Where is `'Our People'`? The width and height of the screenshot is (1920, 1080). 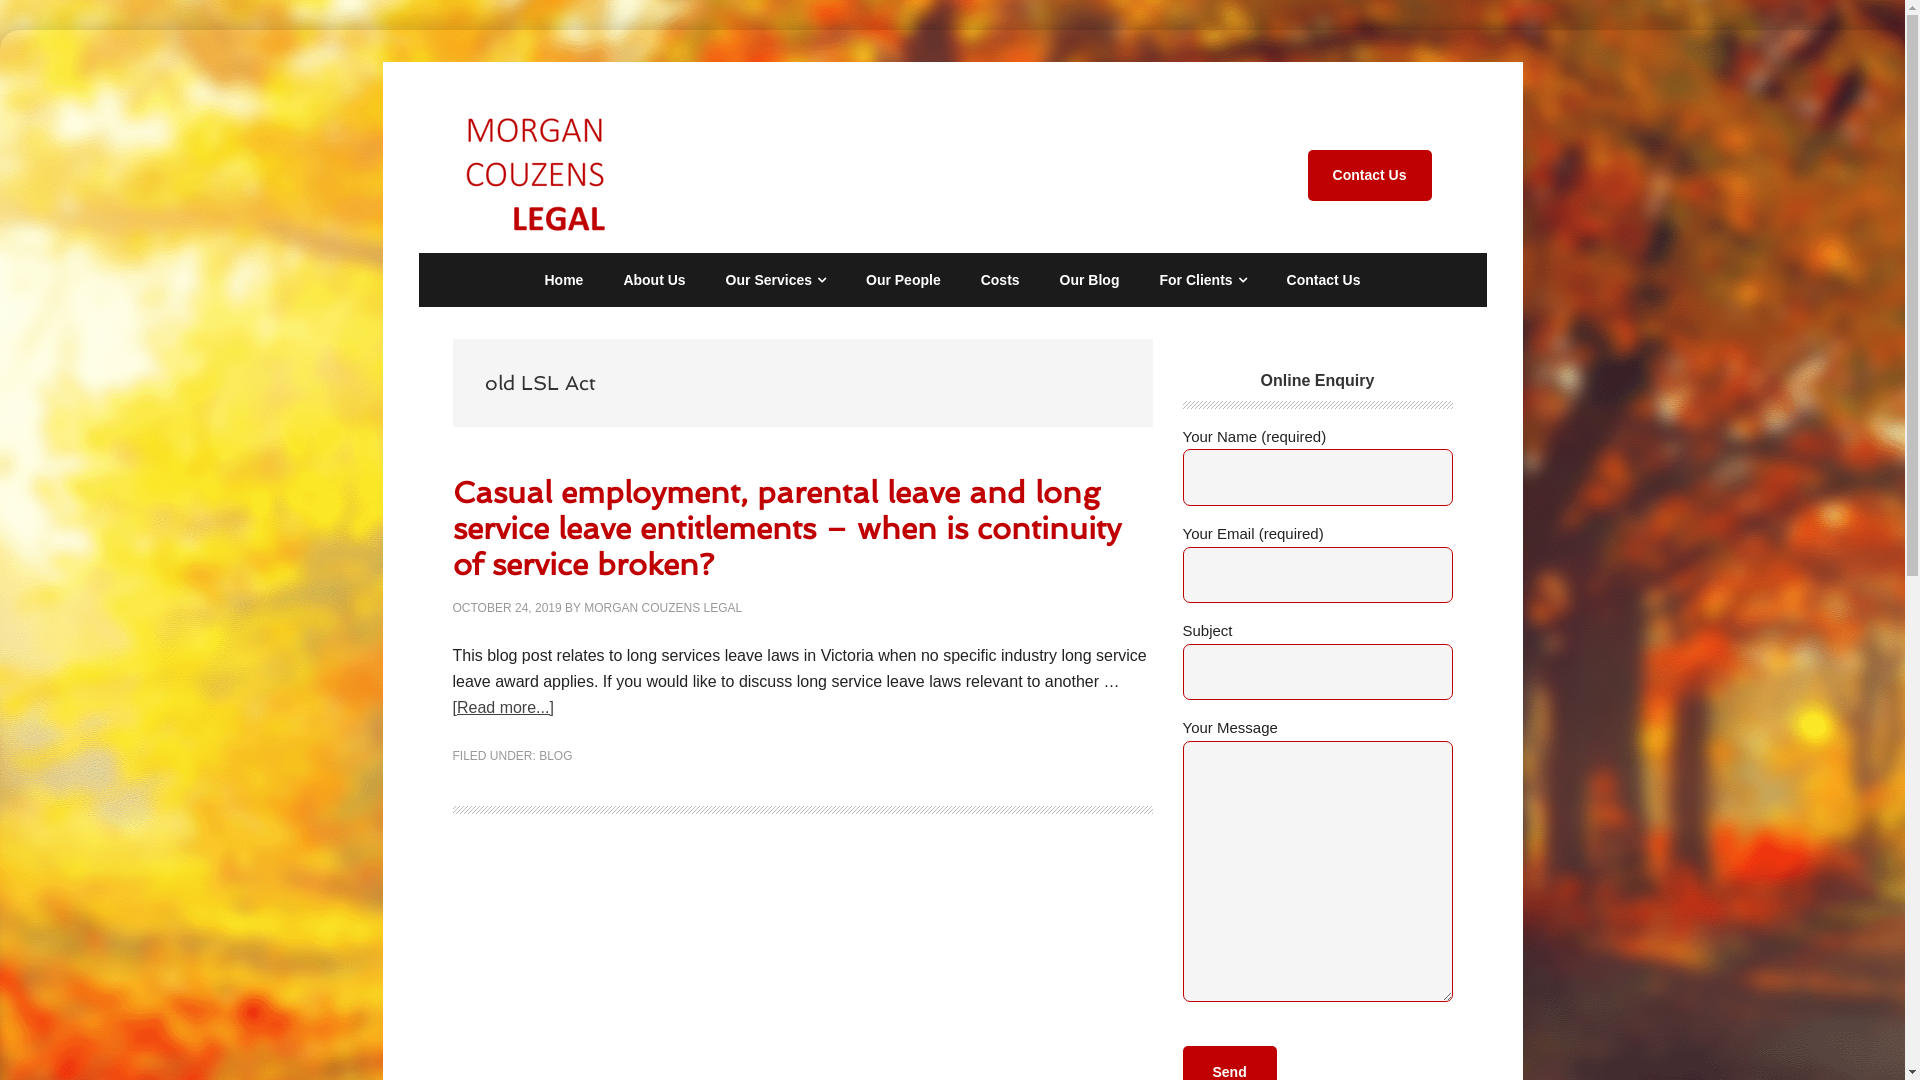
'Our People' is located at coordinates (902, 280).